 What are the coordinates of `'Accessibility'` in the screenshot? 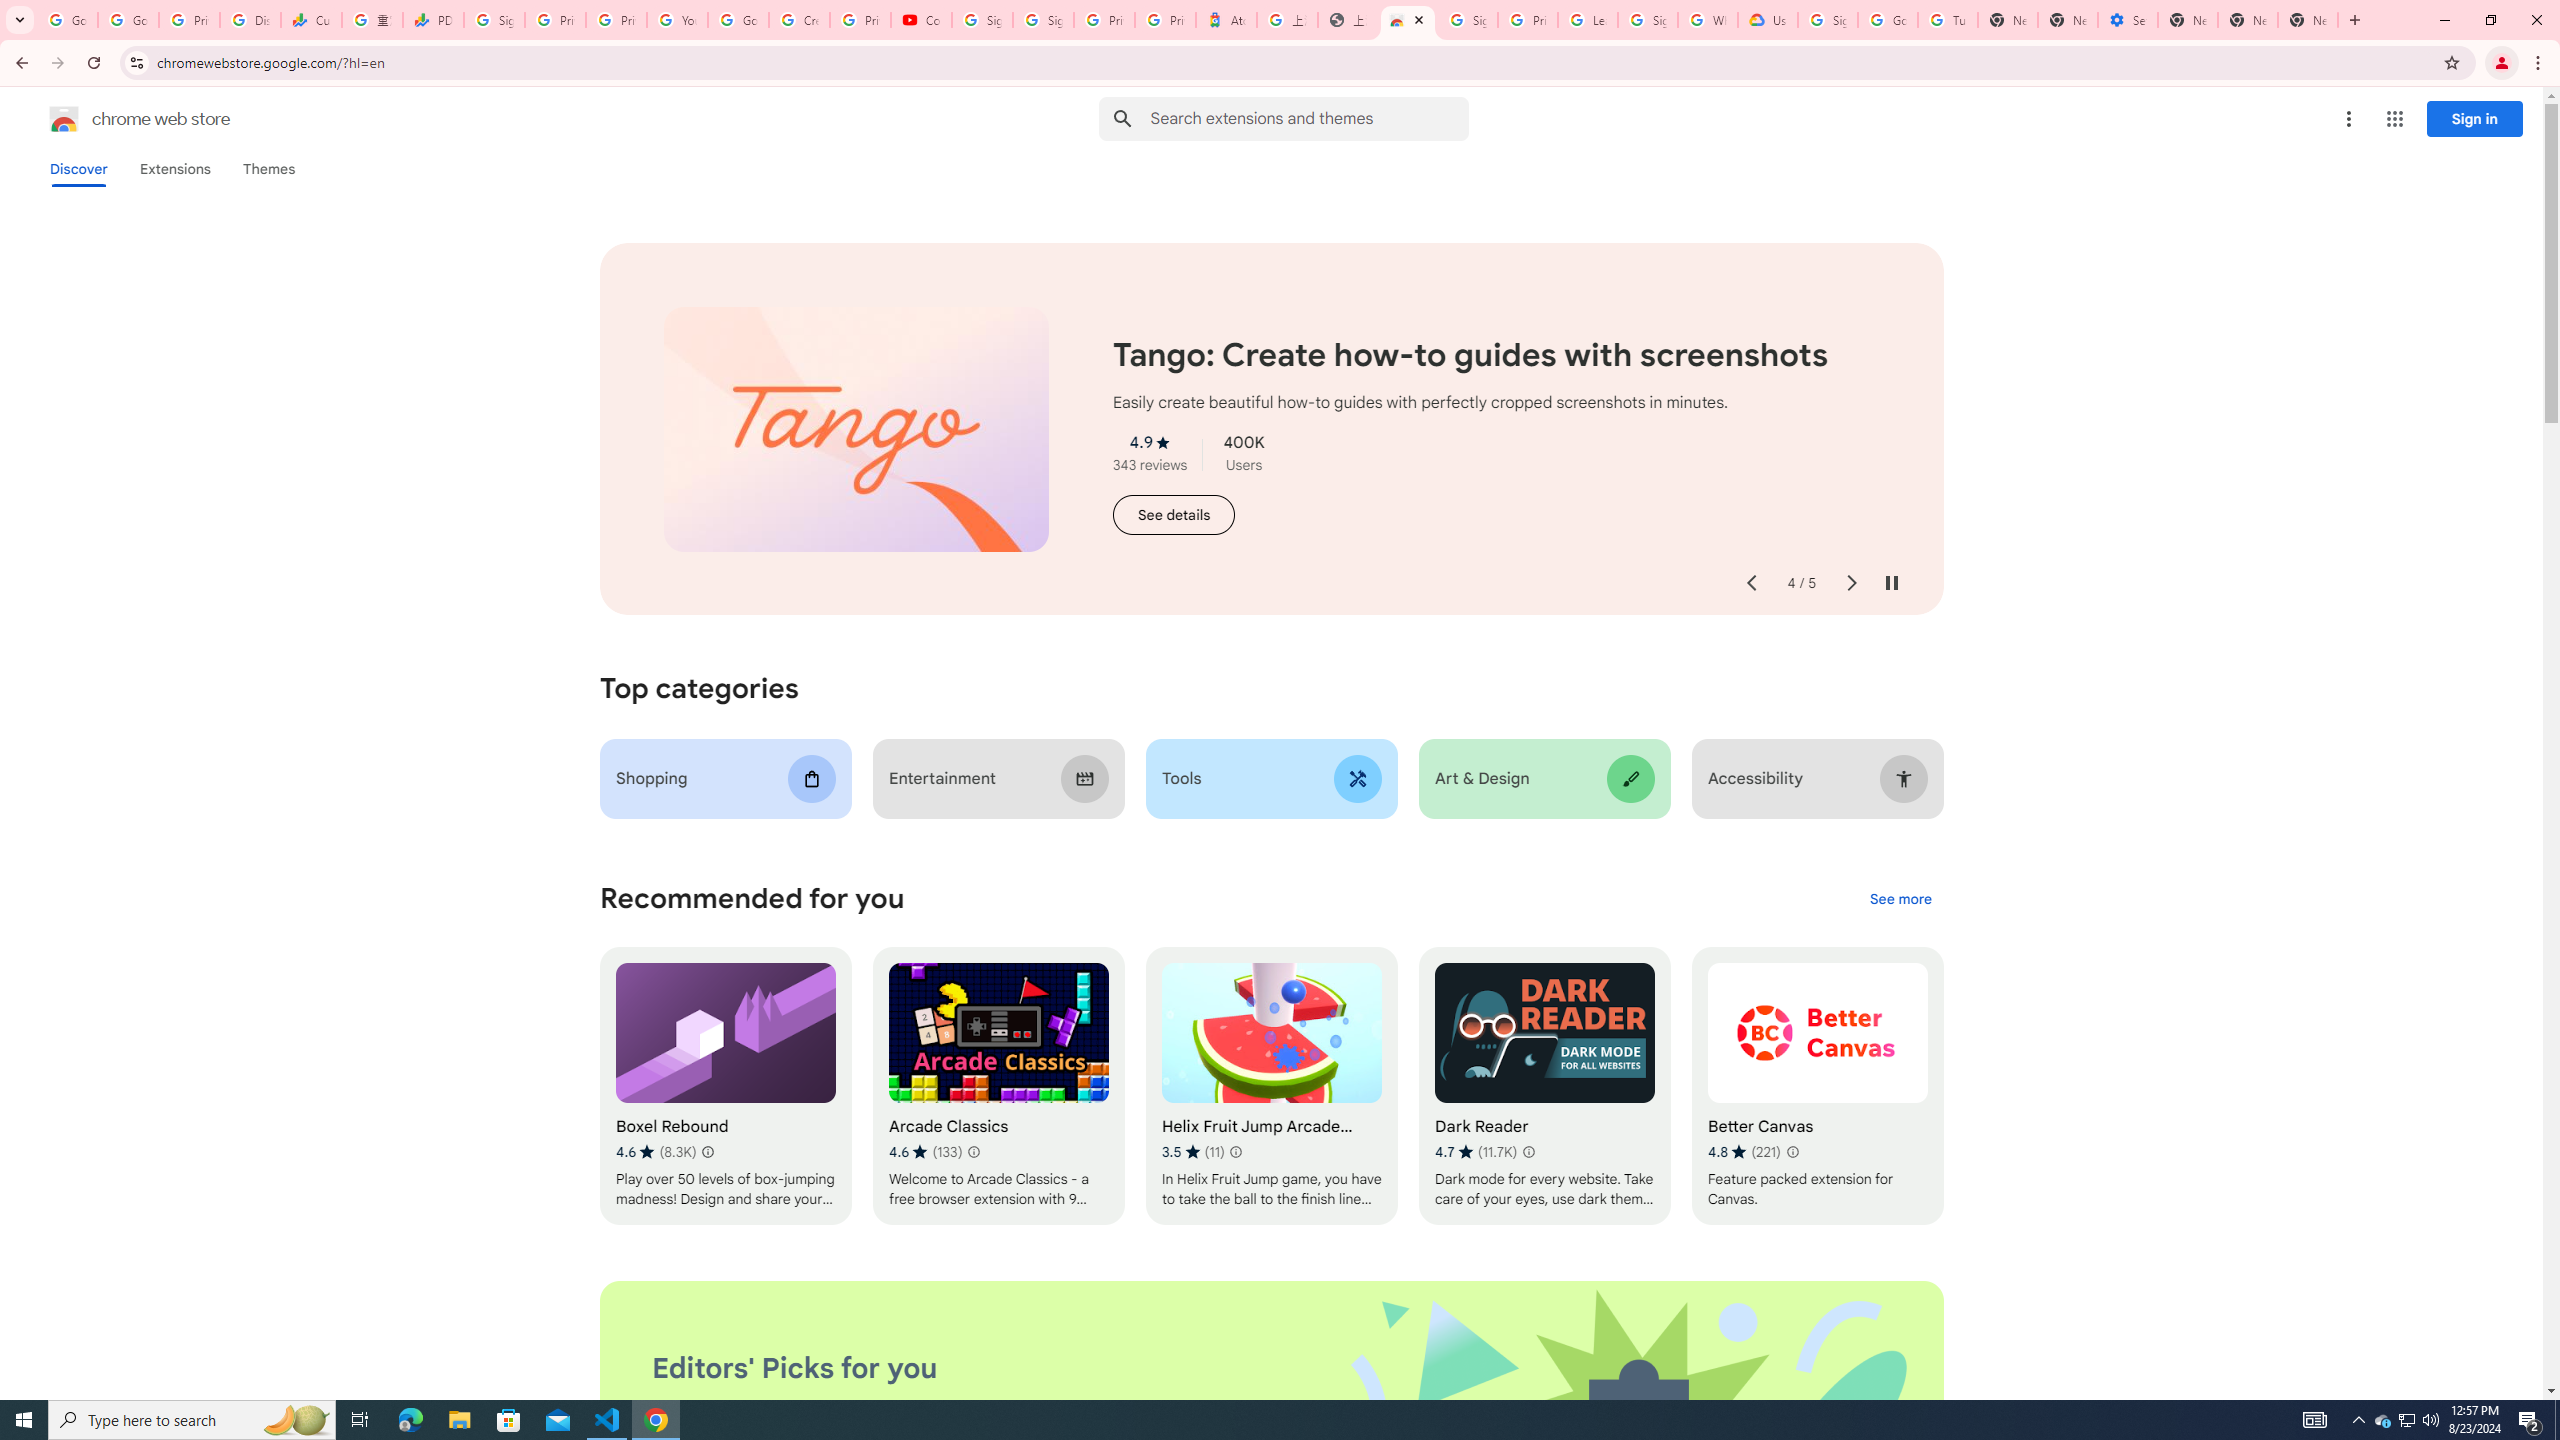 It's located at (1817, 778).